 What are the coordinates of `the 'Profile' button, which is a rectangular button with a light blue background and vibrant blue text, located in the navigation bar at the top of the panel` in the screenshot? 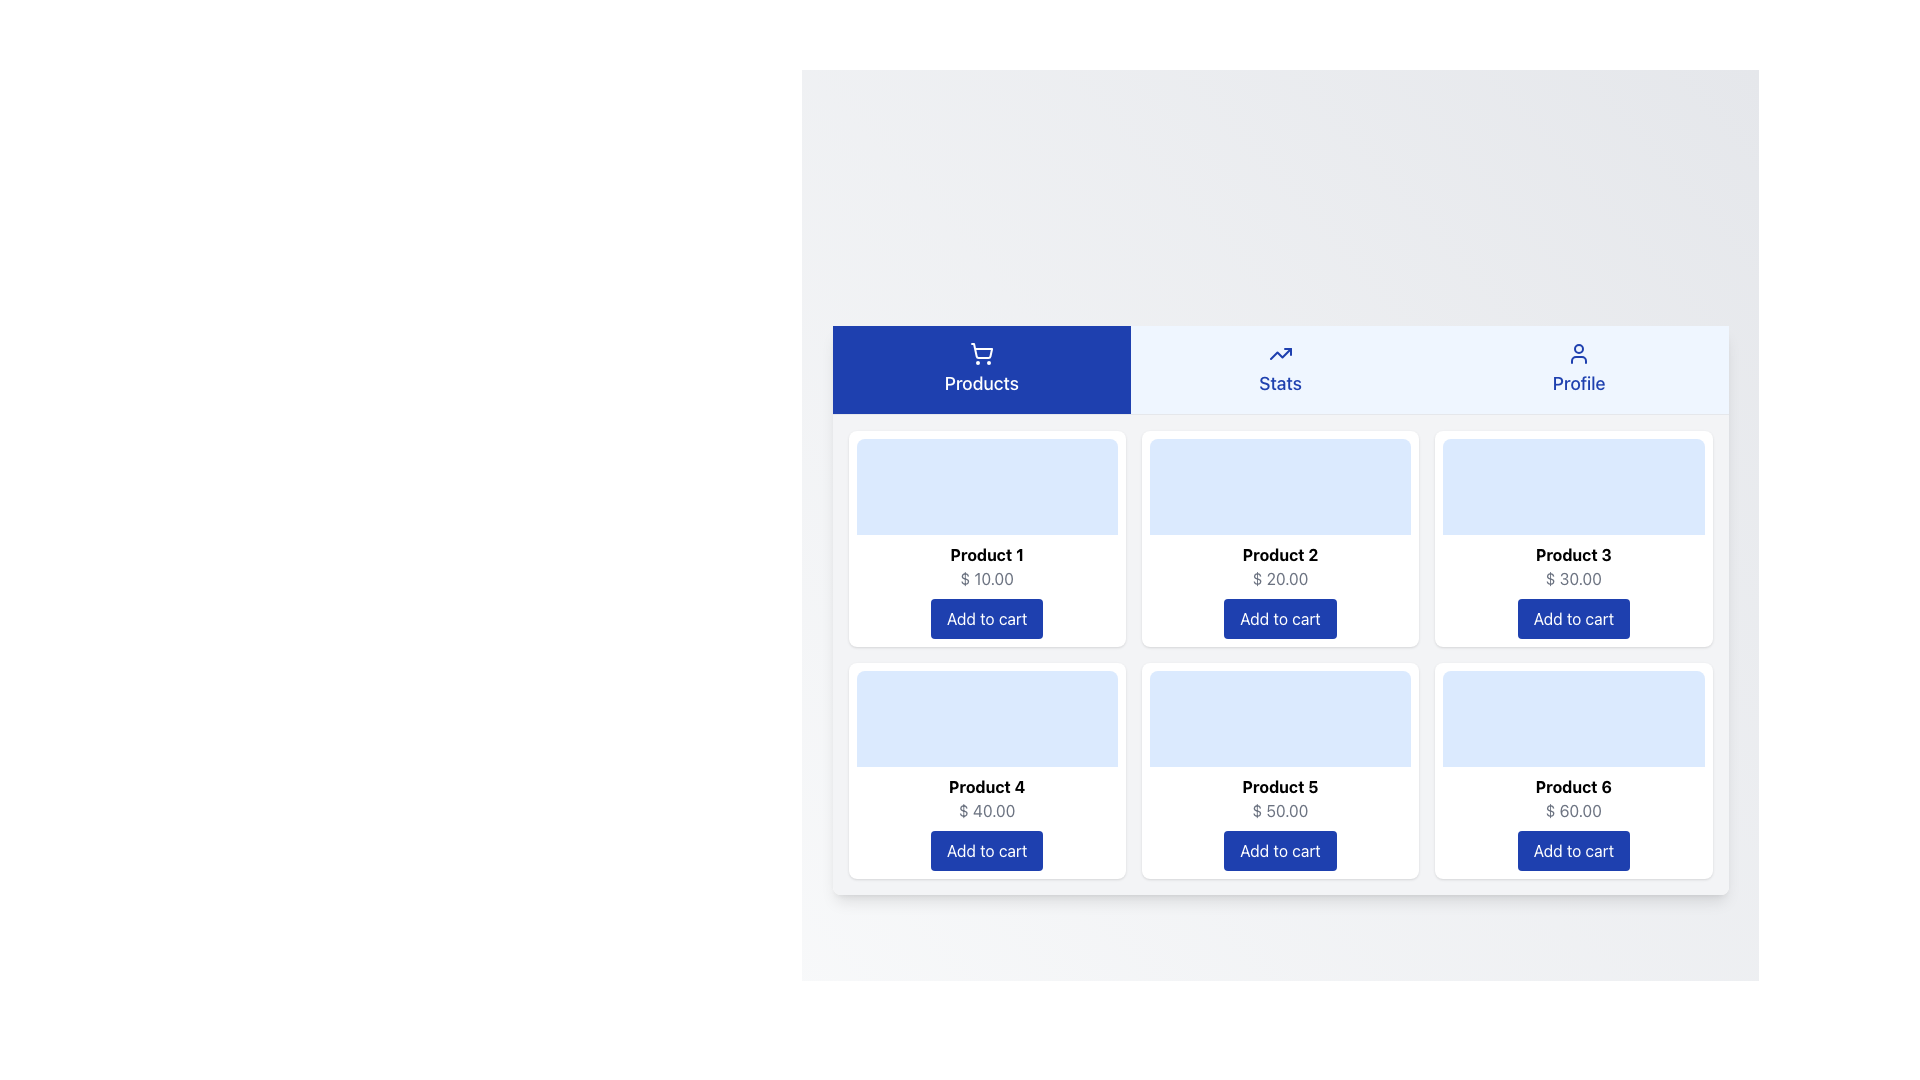 It's located at (1578, 369).